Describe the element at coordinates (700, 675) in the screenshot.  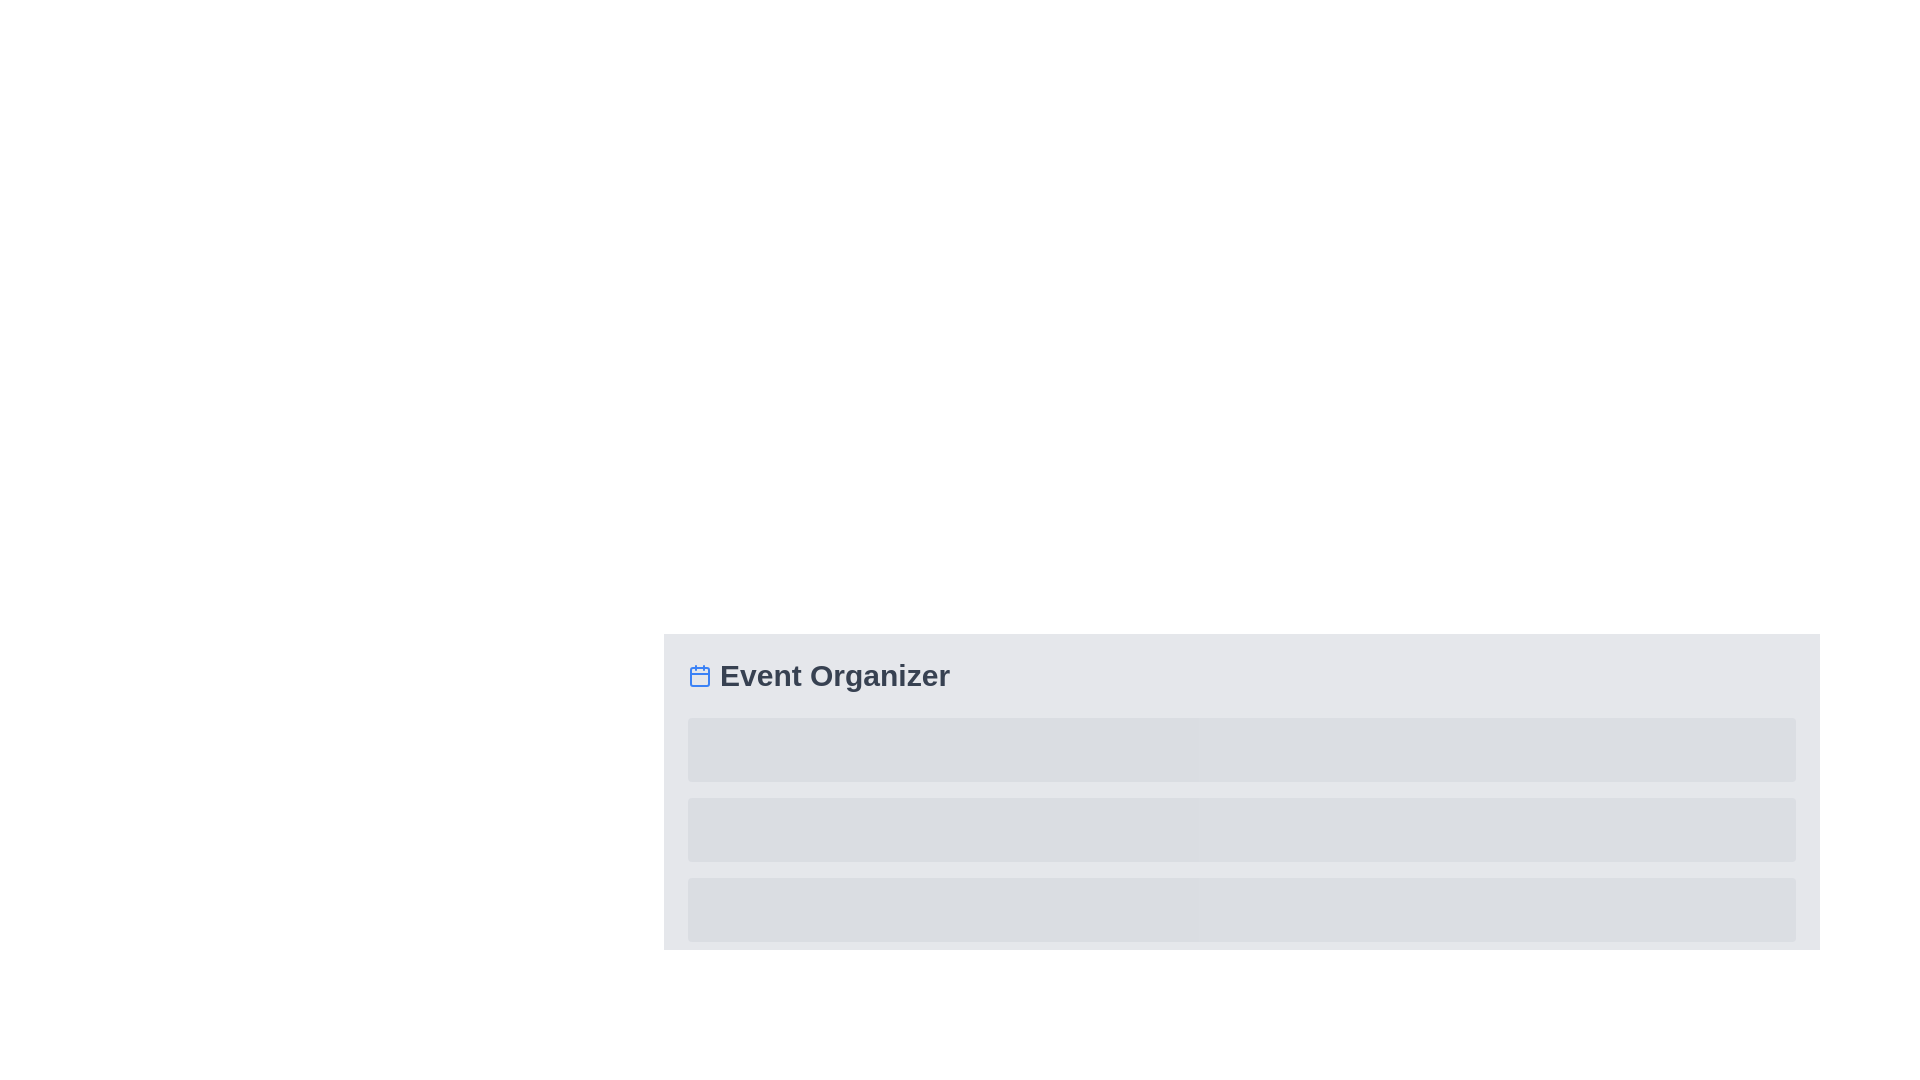
I see `the calendar icon with a blue outline and grid design, which is located to the left of the text 'Event Organizer'` at that location.